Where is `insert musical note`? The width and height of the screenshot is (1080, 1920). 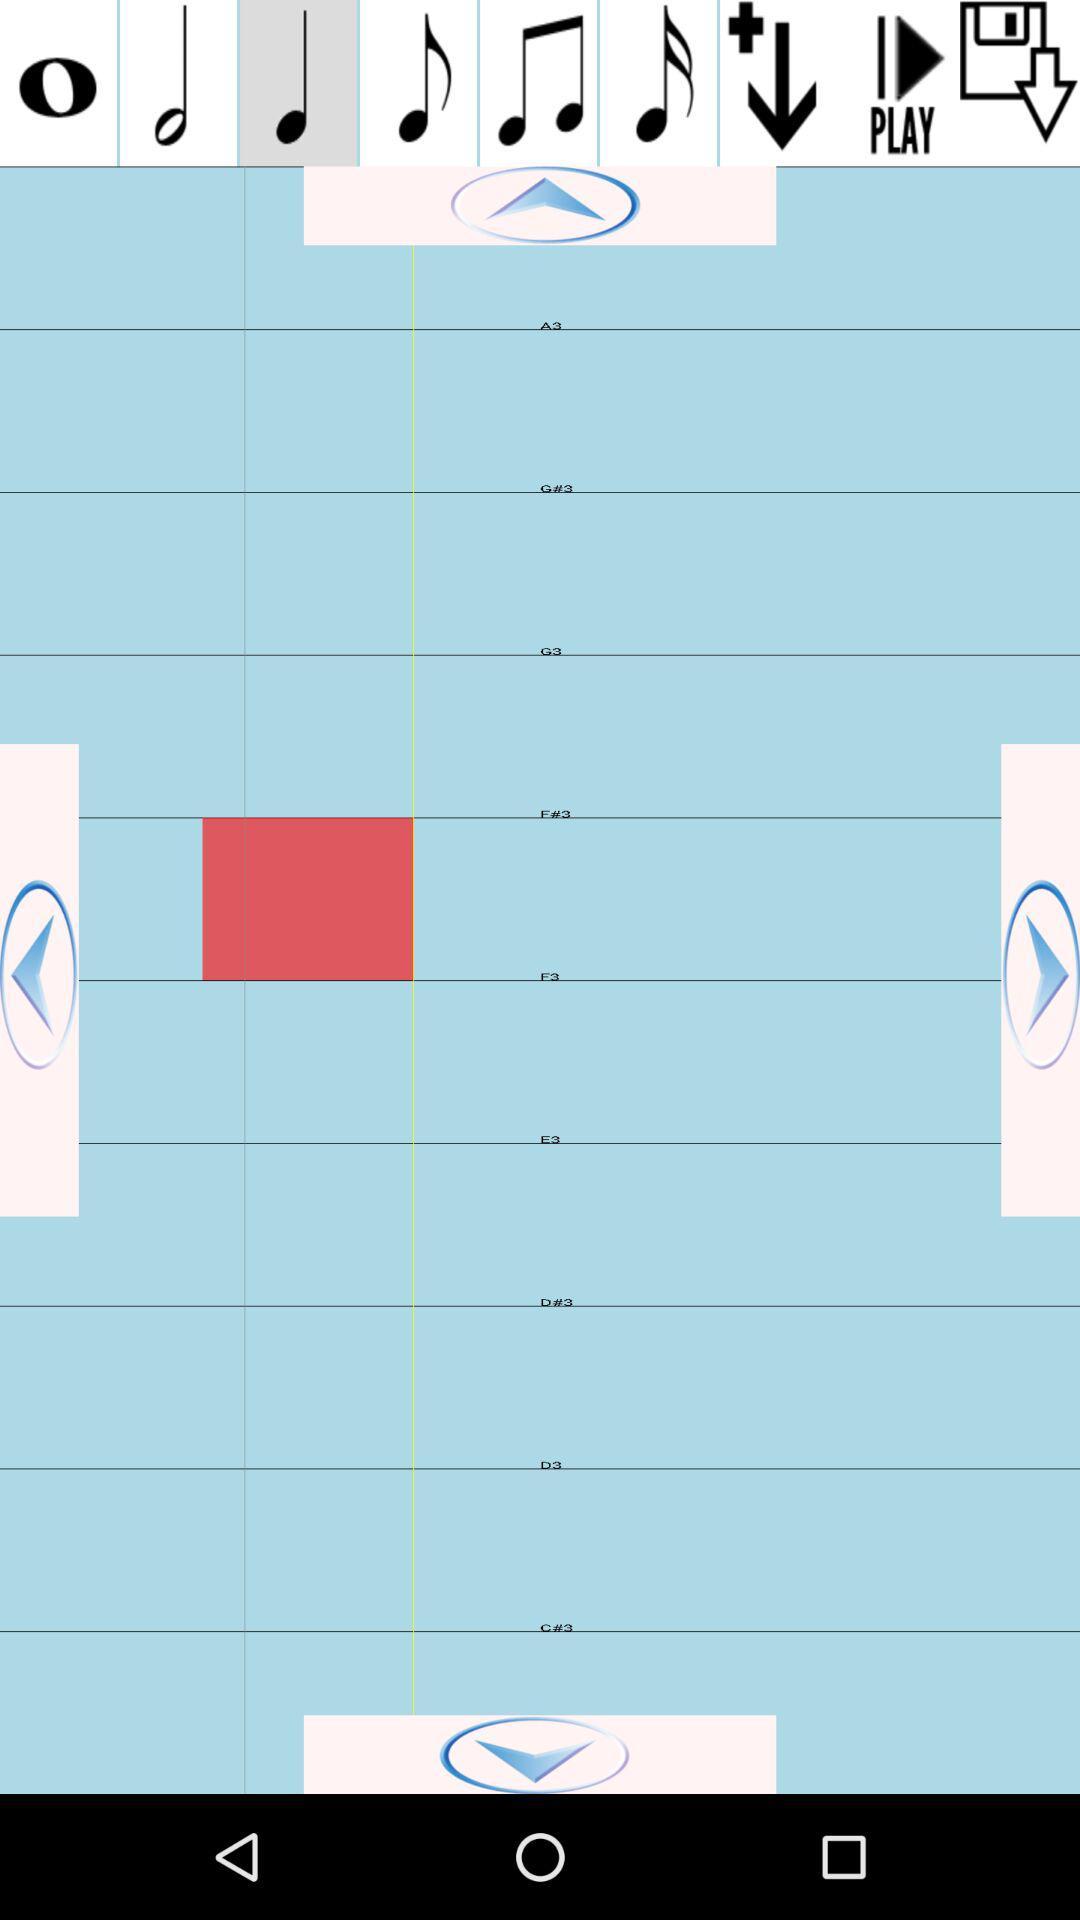 insert musical note is located at coordinates (658, 82).